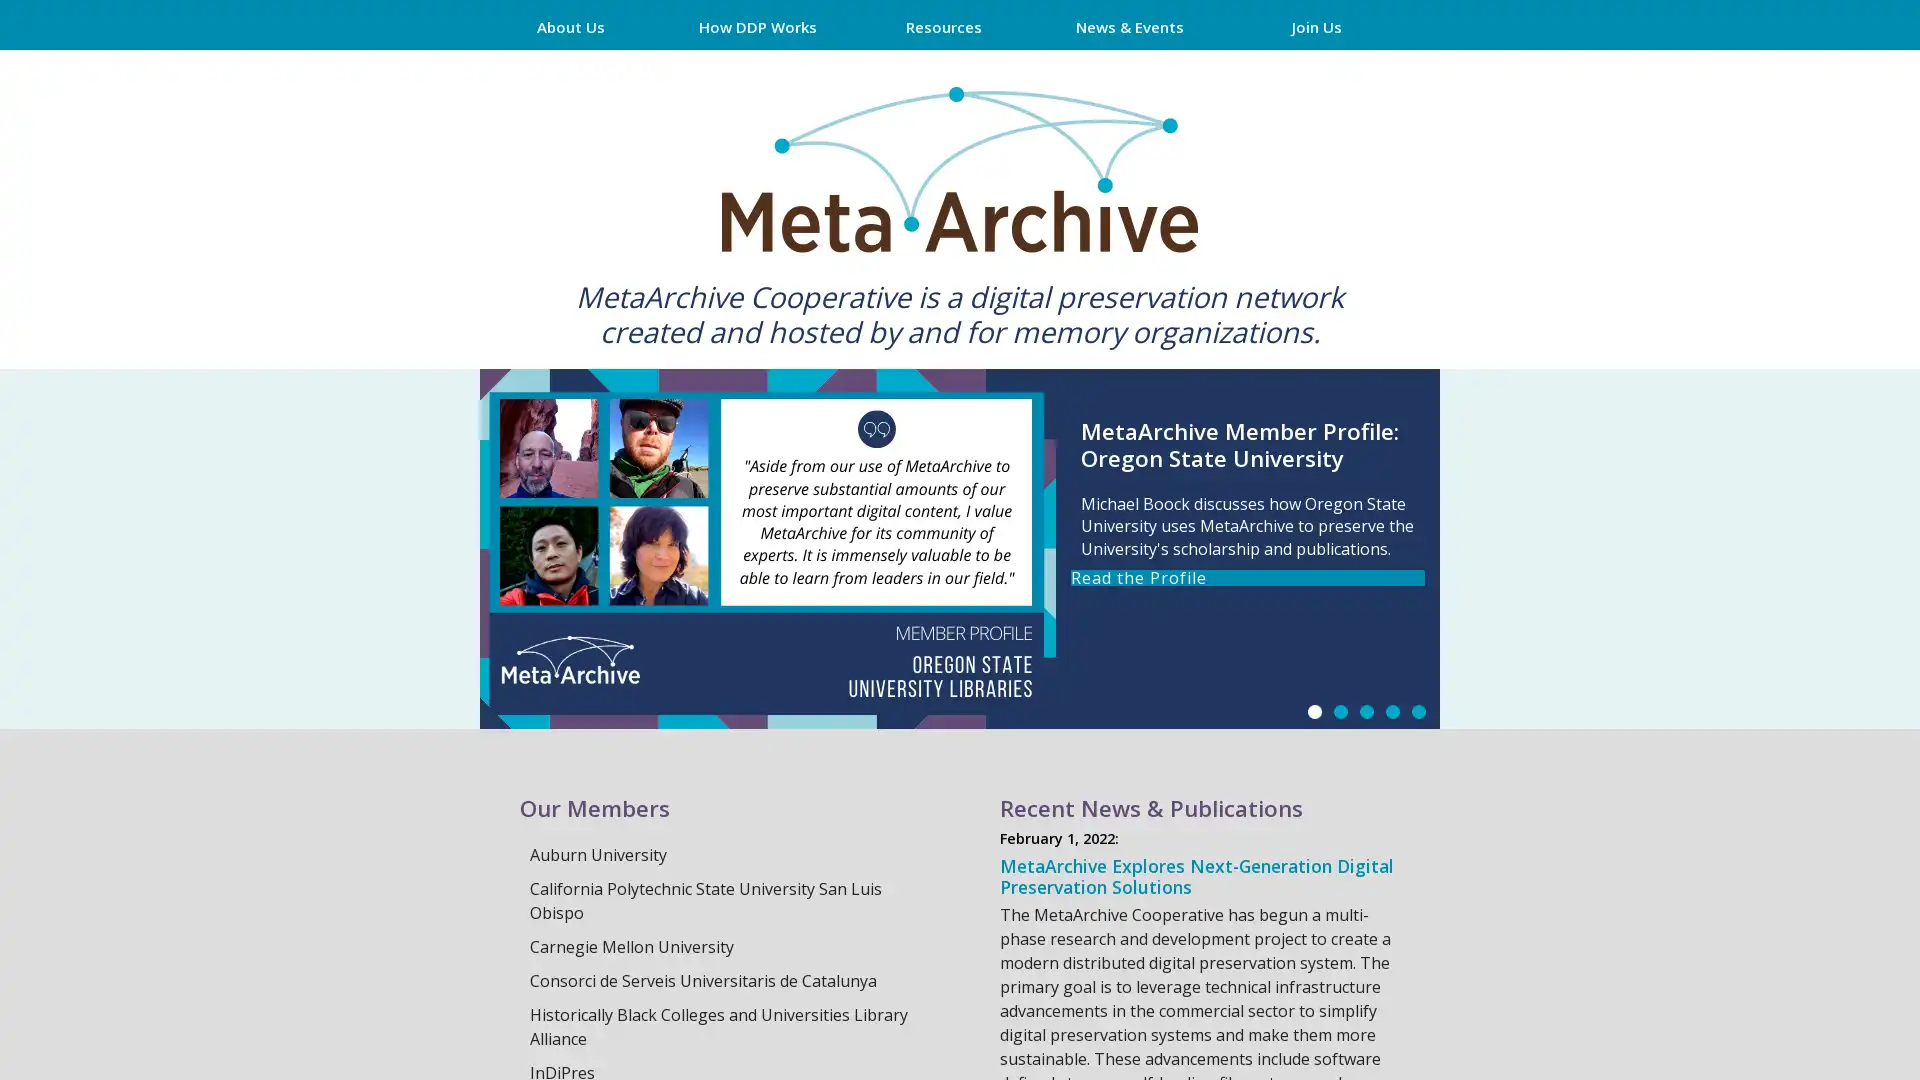 Image resolution: width=1920 pixels, height=1080 pixels. I want to click on Go to slide 4, so click(1391, 711).